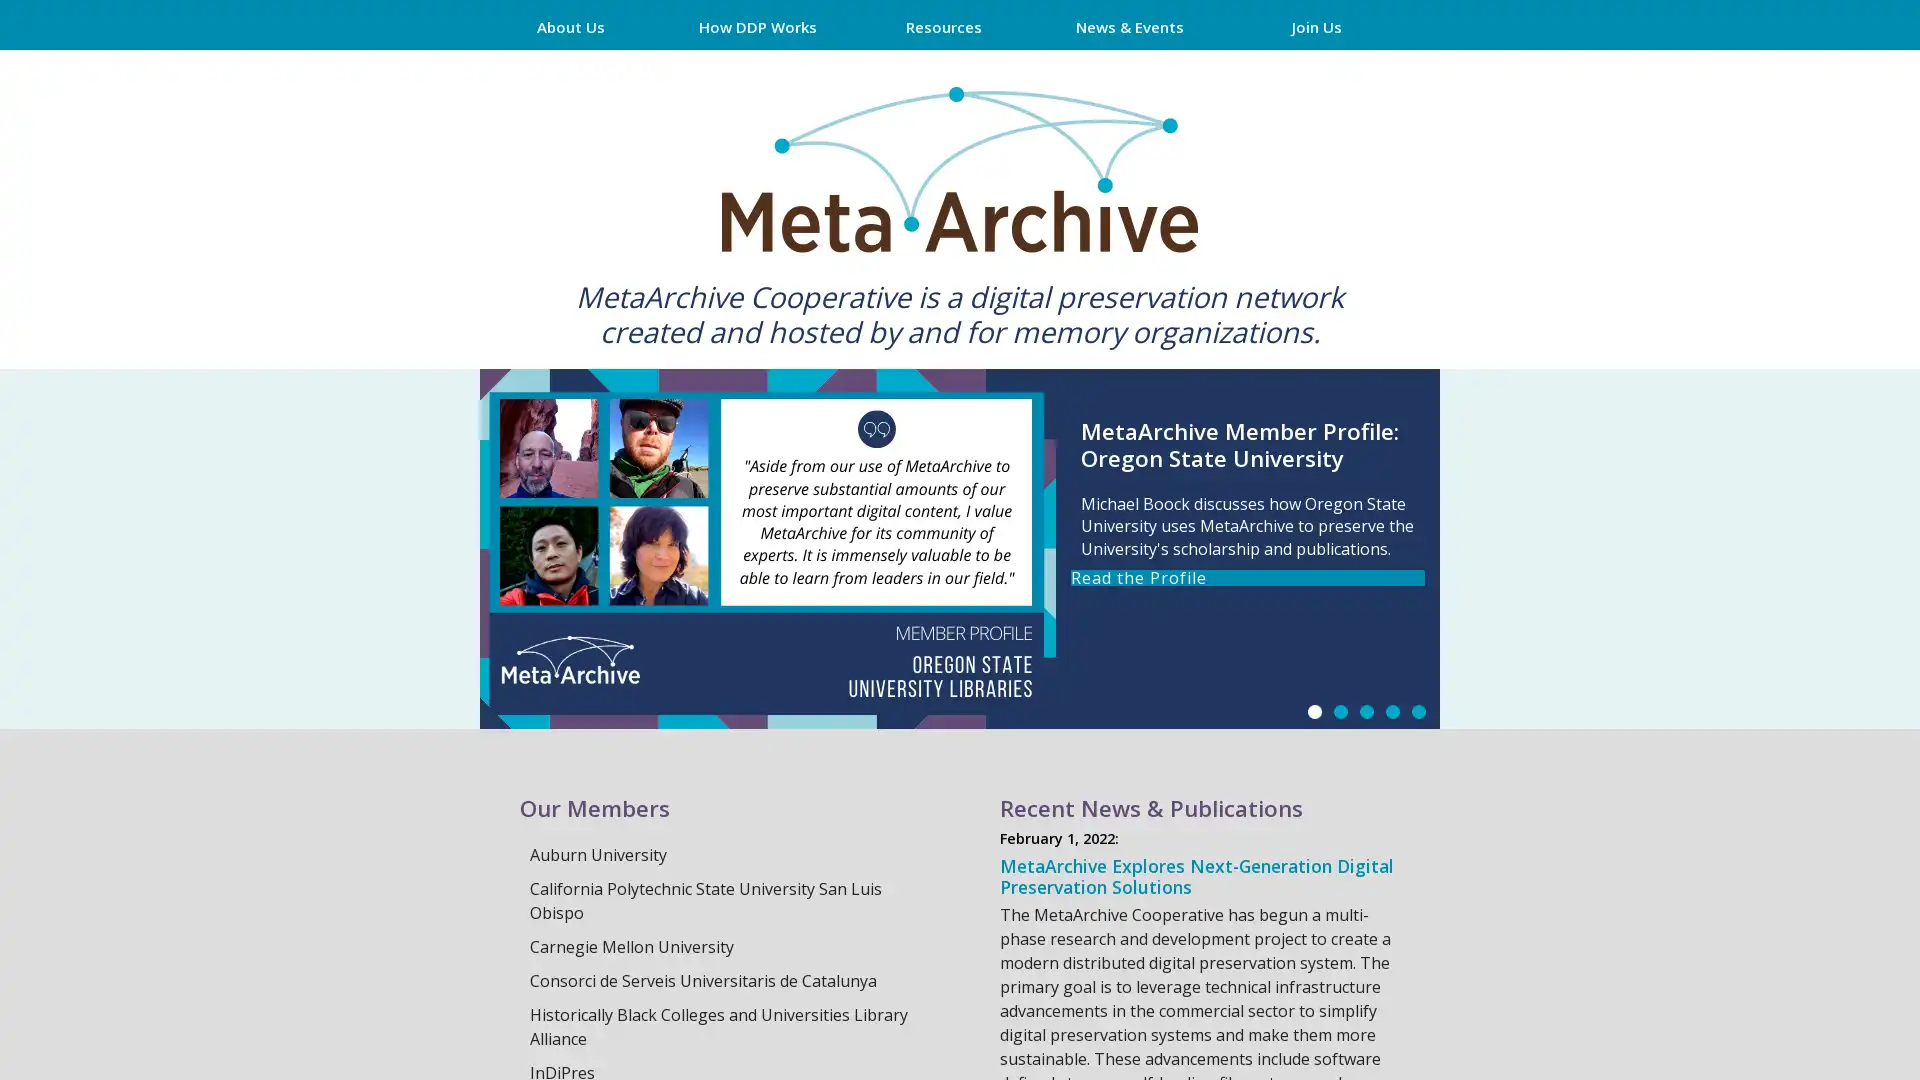 Image resolution: width=1920 pixels, height=1080 pixels. I want to click on Go to slide 4, so click(1391, 711).